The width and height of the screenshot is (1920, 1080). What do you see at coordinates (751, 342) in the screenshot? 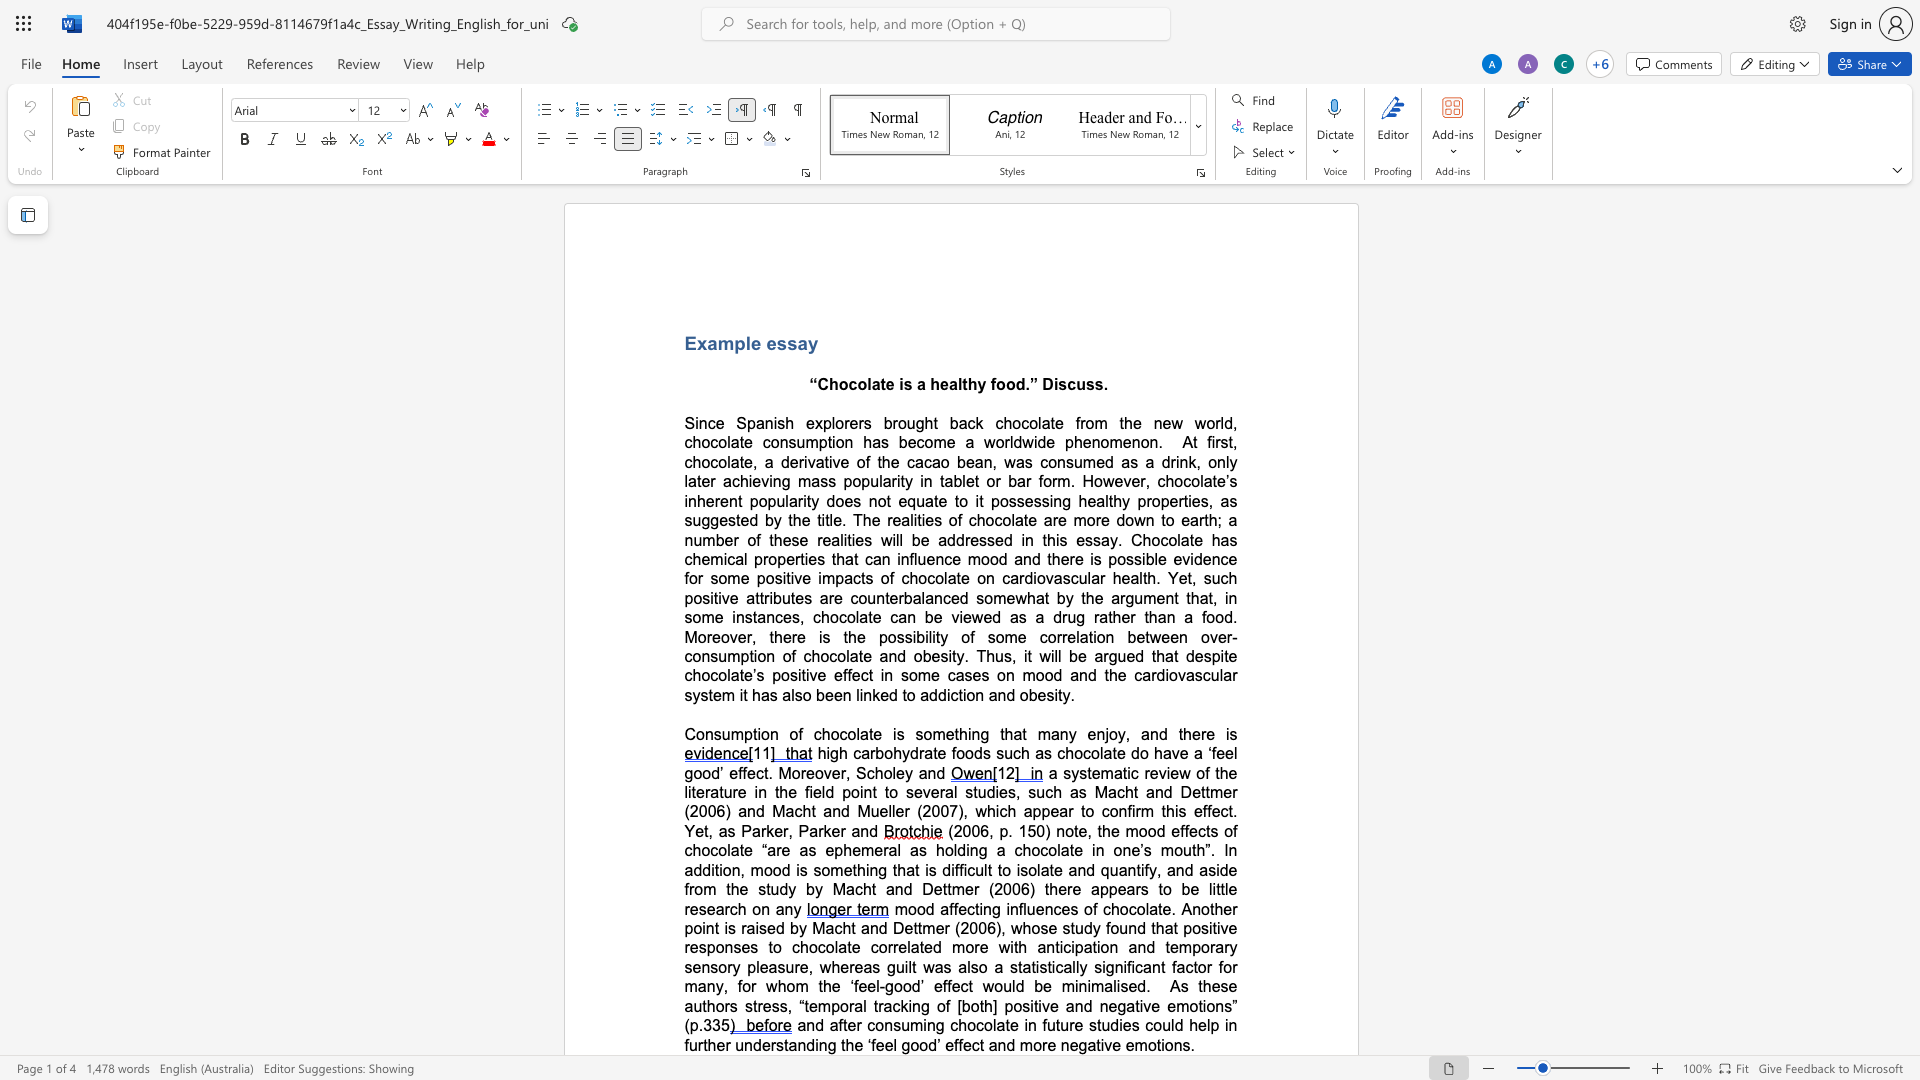
I see `the space between the continuous character "l" and "e" in the text` at bounding box center [751, 342].